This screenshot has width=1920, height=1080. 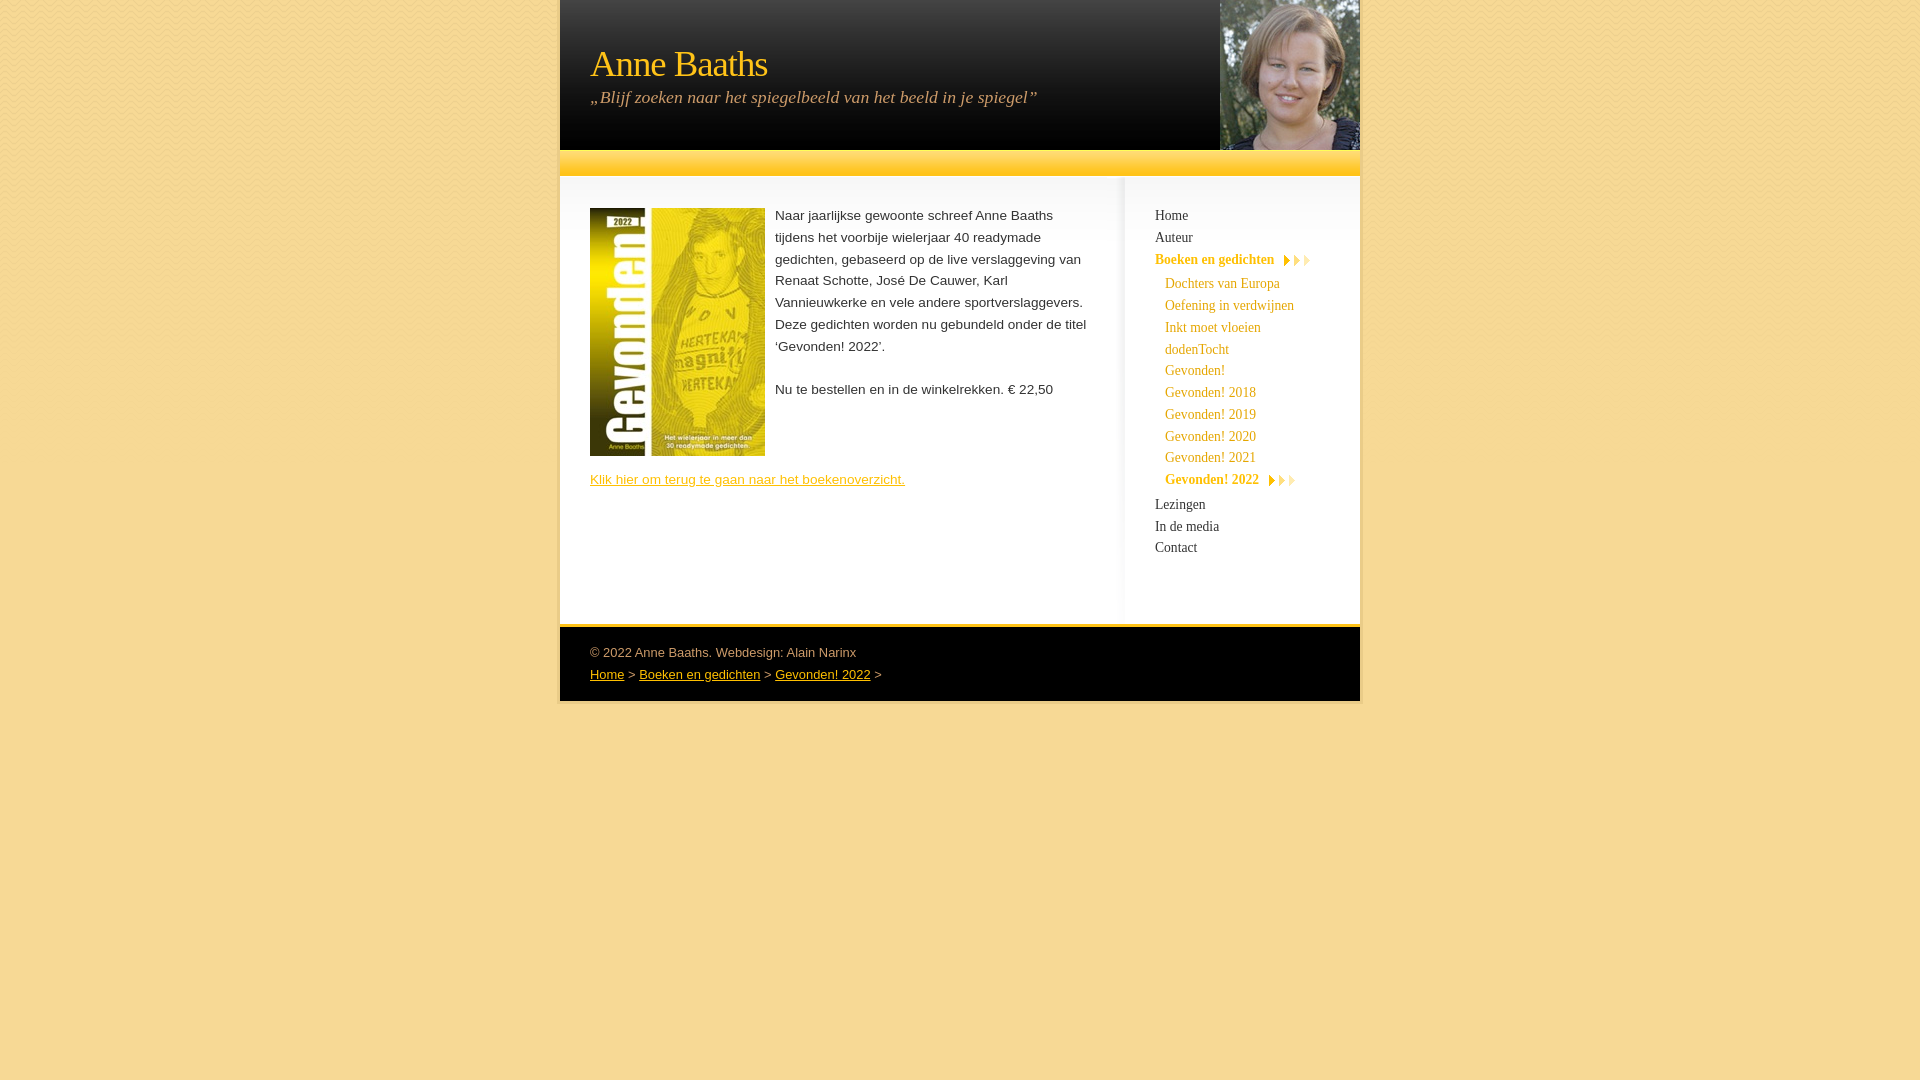 What do you see at coordinates (822, 674) in the screenshot?
I see `'Gevonden! 2022'` at bounding box center [822, 674].